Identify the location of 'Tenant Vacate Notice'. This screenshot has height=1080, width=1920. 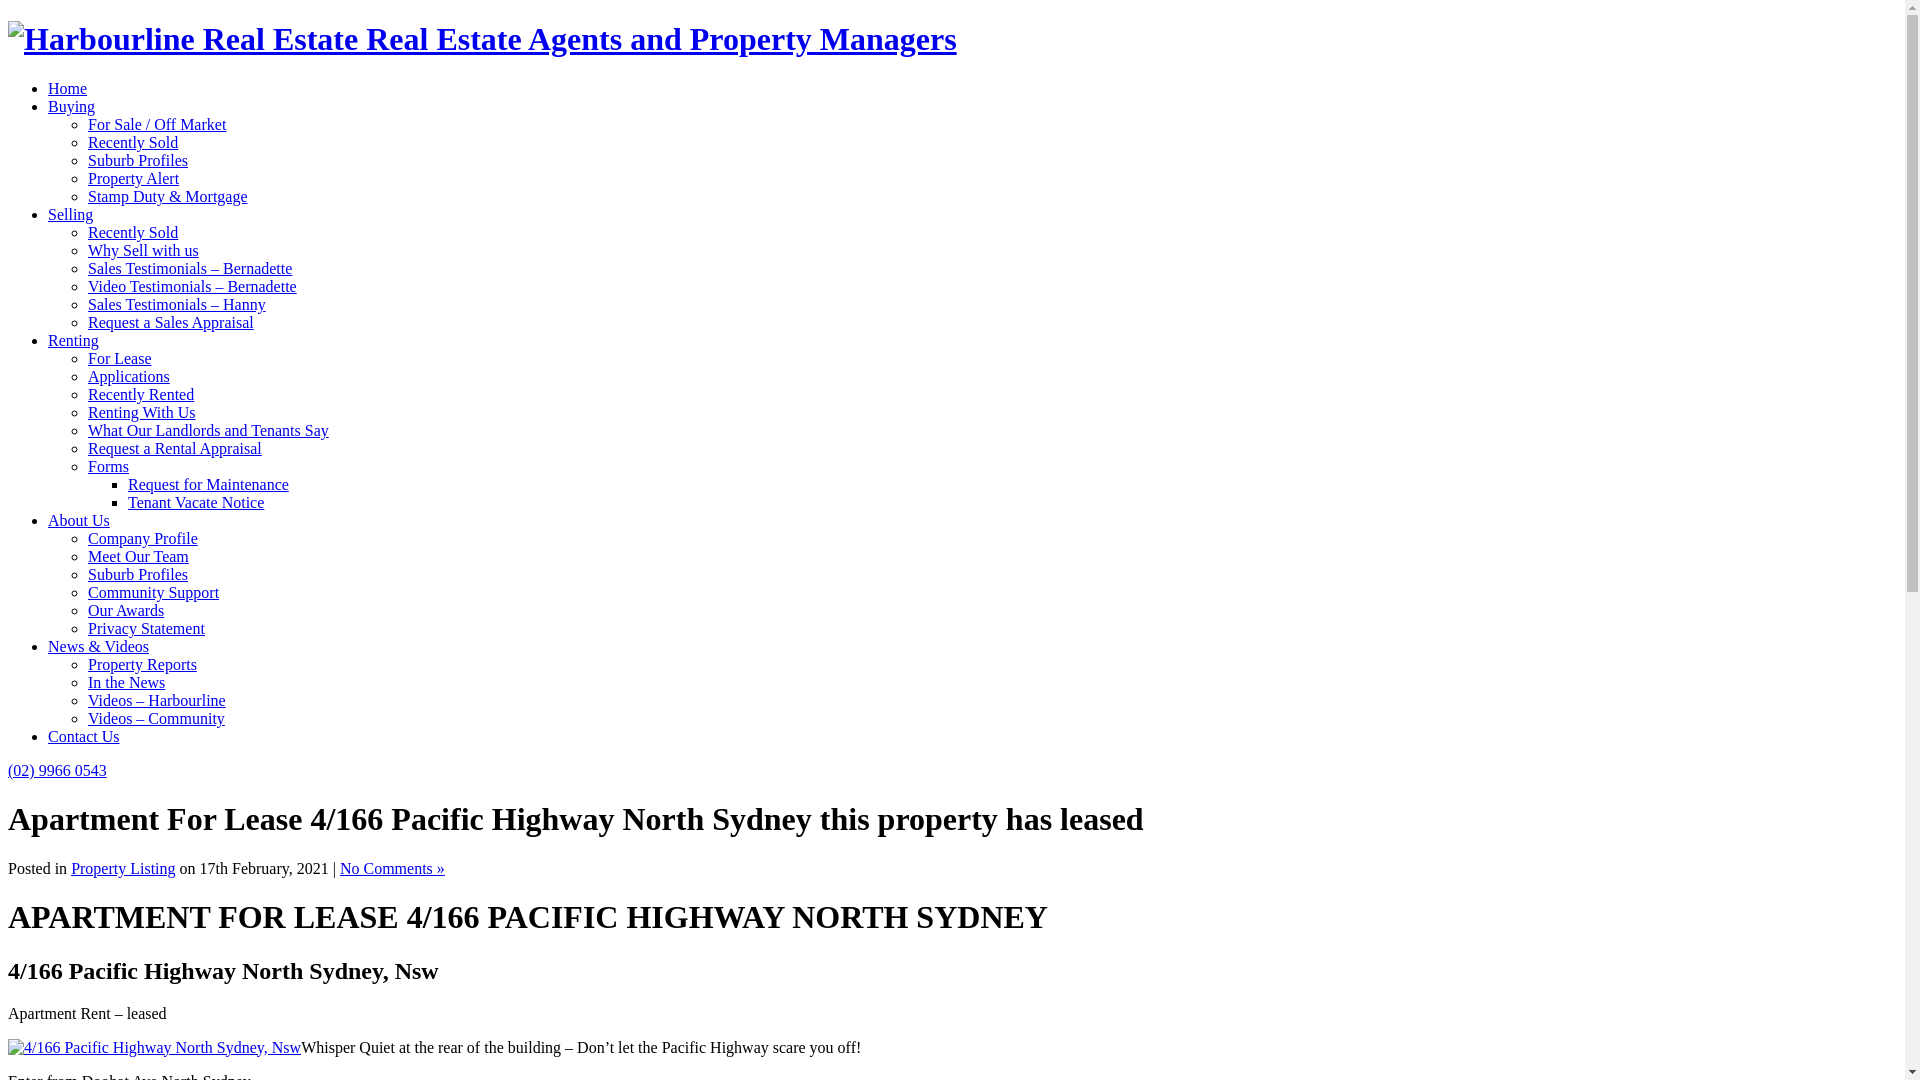
(196, 501).